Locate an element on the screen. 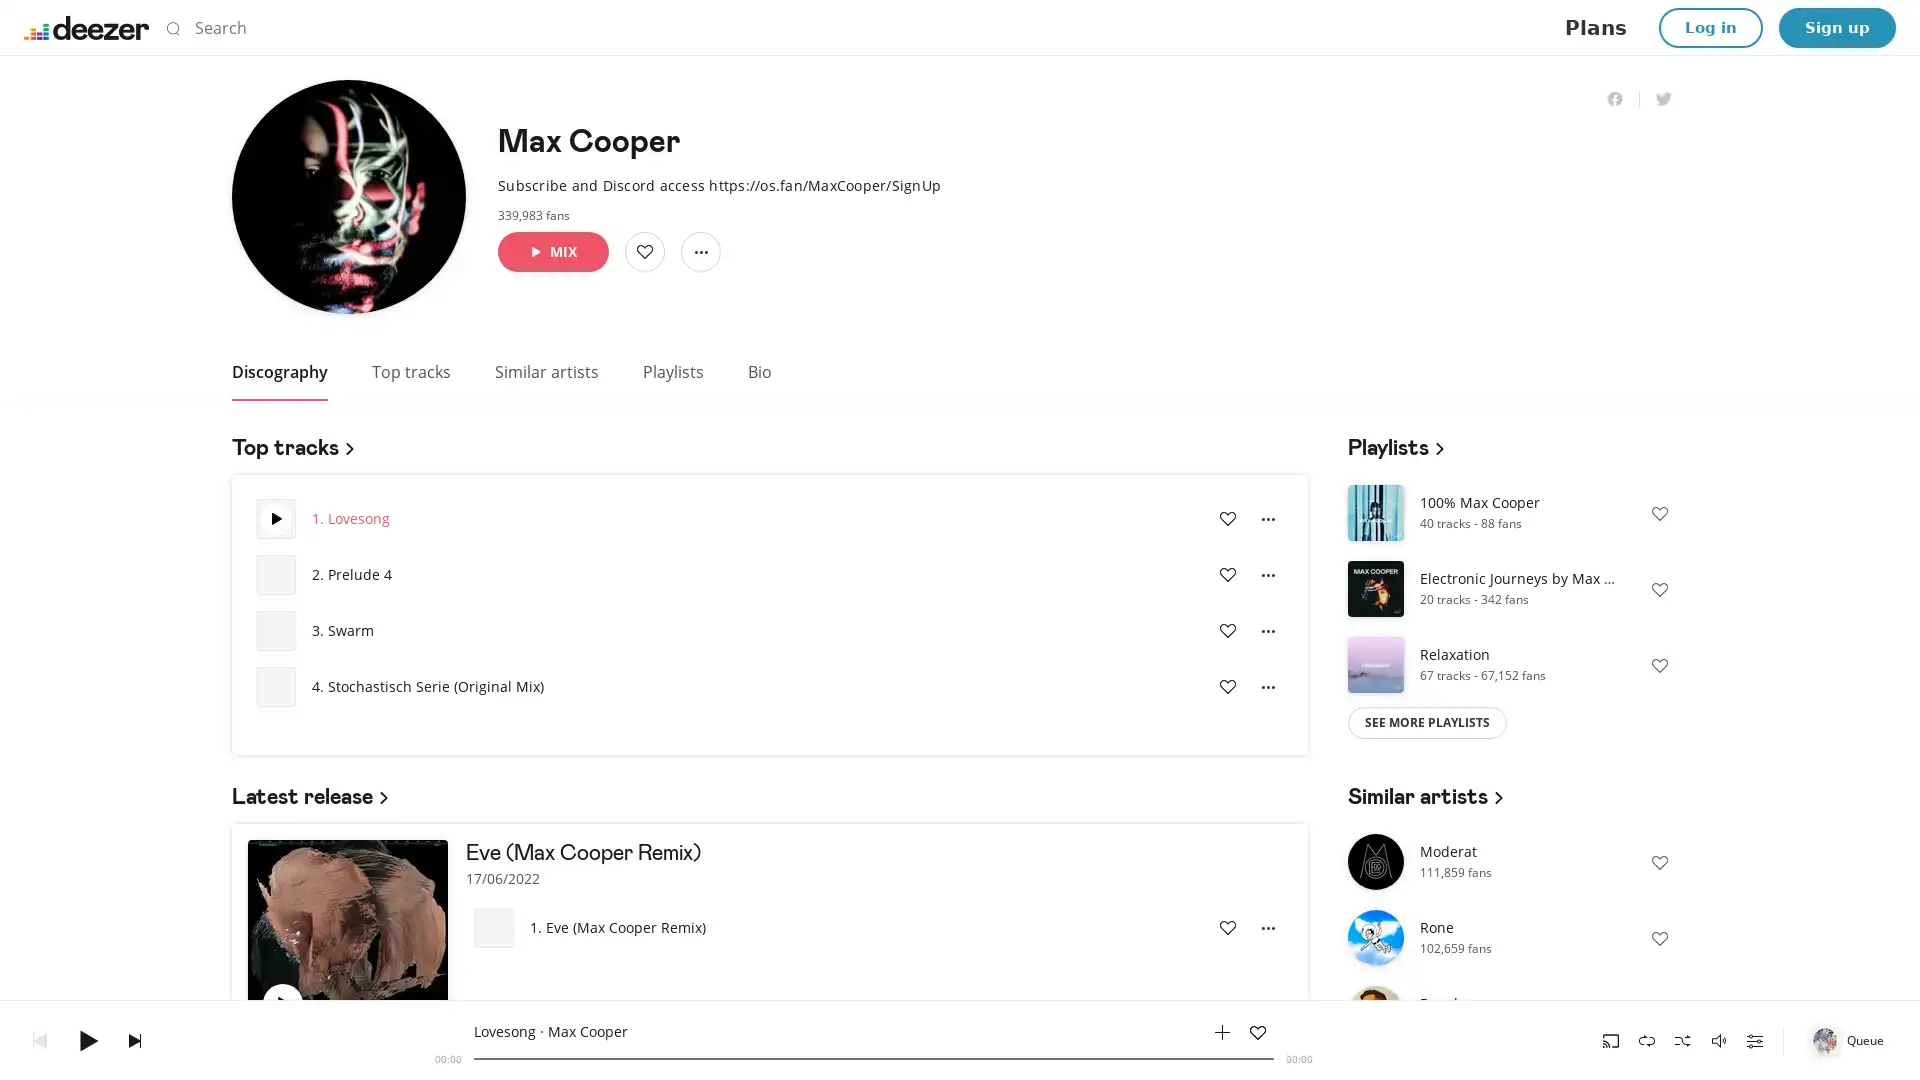 The width and height of the screenshot is (1920, 1080). Add is located at coordinates (644, 249).